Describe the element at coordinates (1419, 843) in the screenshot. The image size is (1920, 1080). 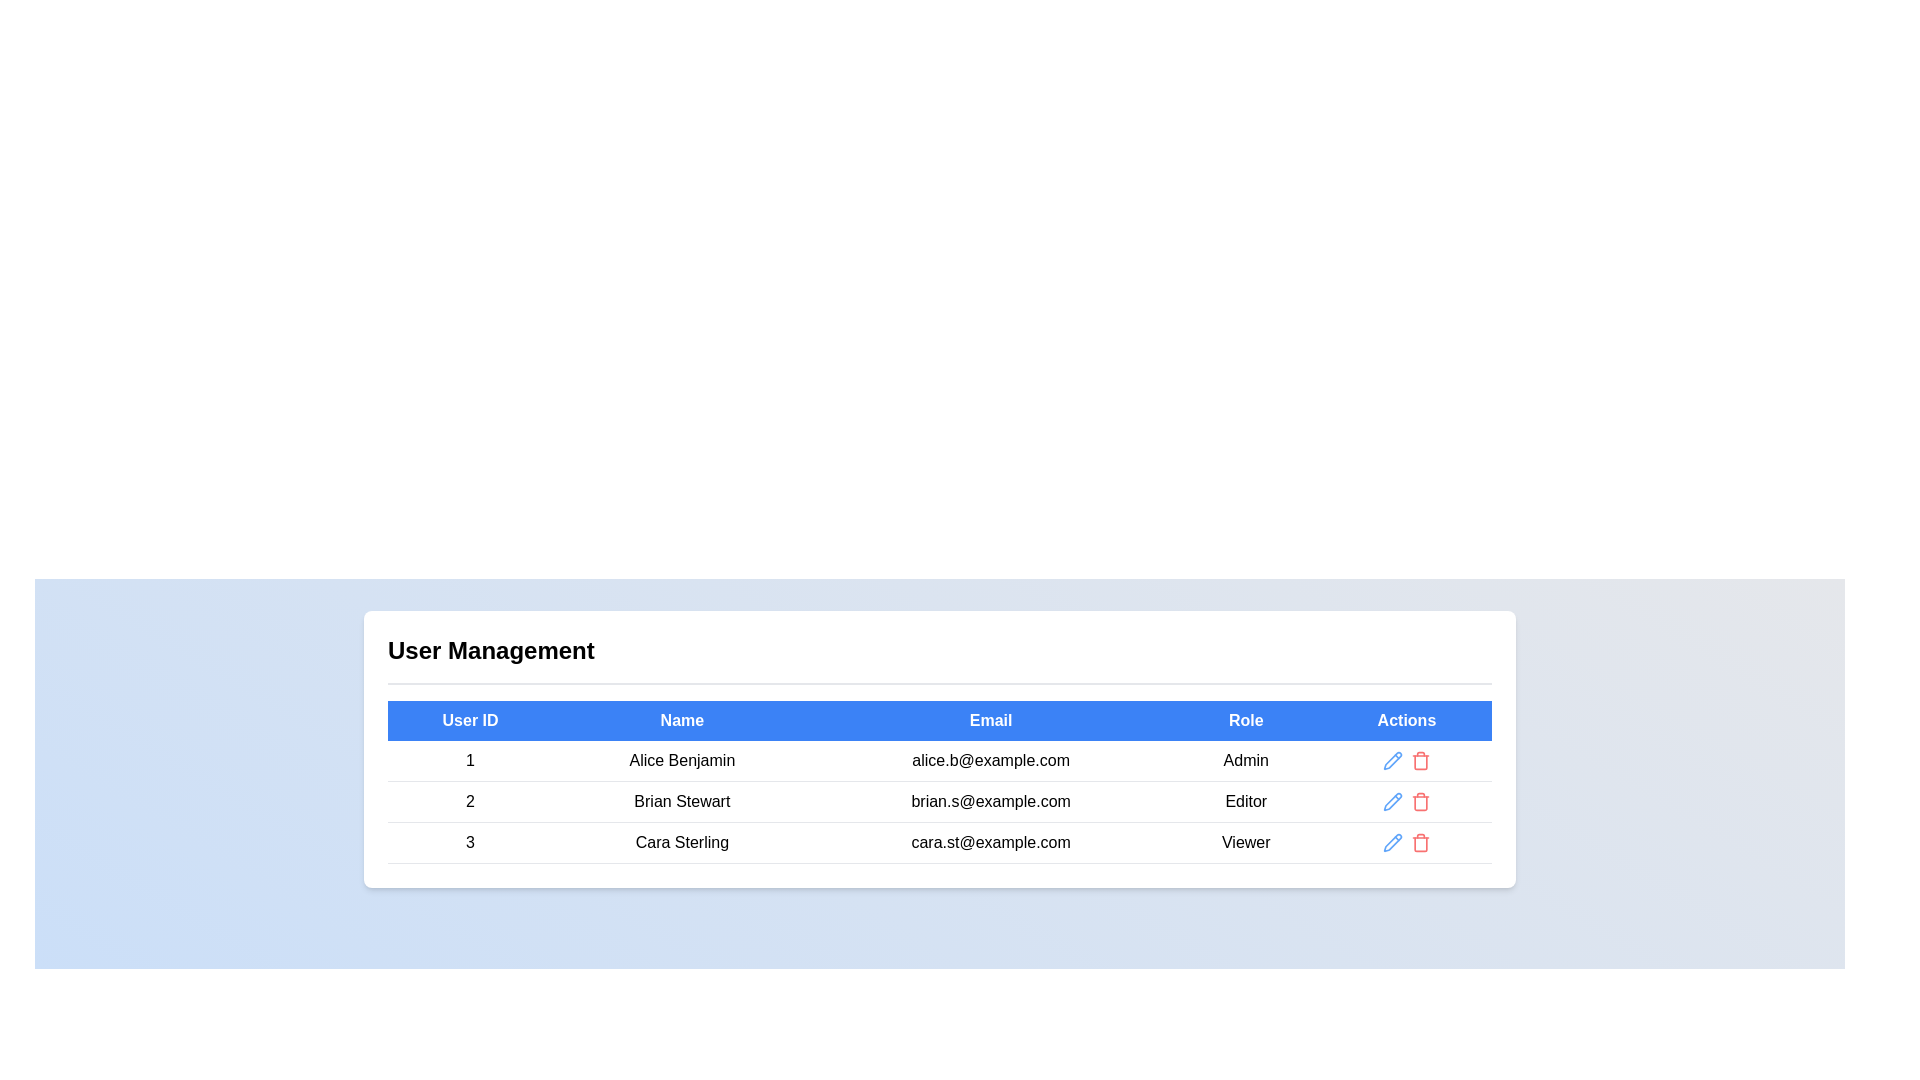
I see `the red trash bin icon in the 'Actions' column of the last row in the 'User Management' table` at that location.